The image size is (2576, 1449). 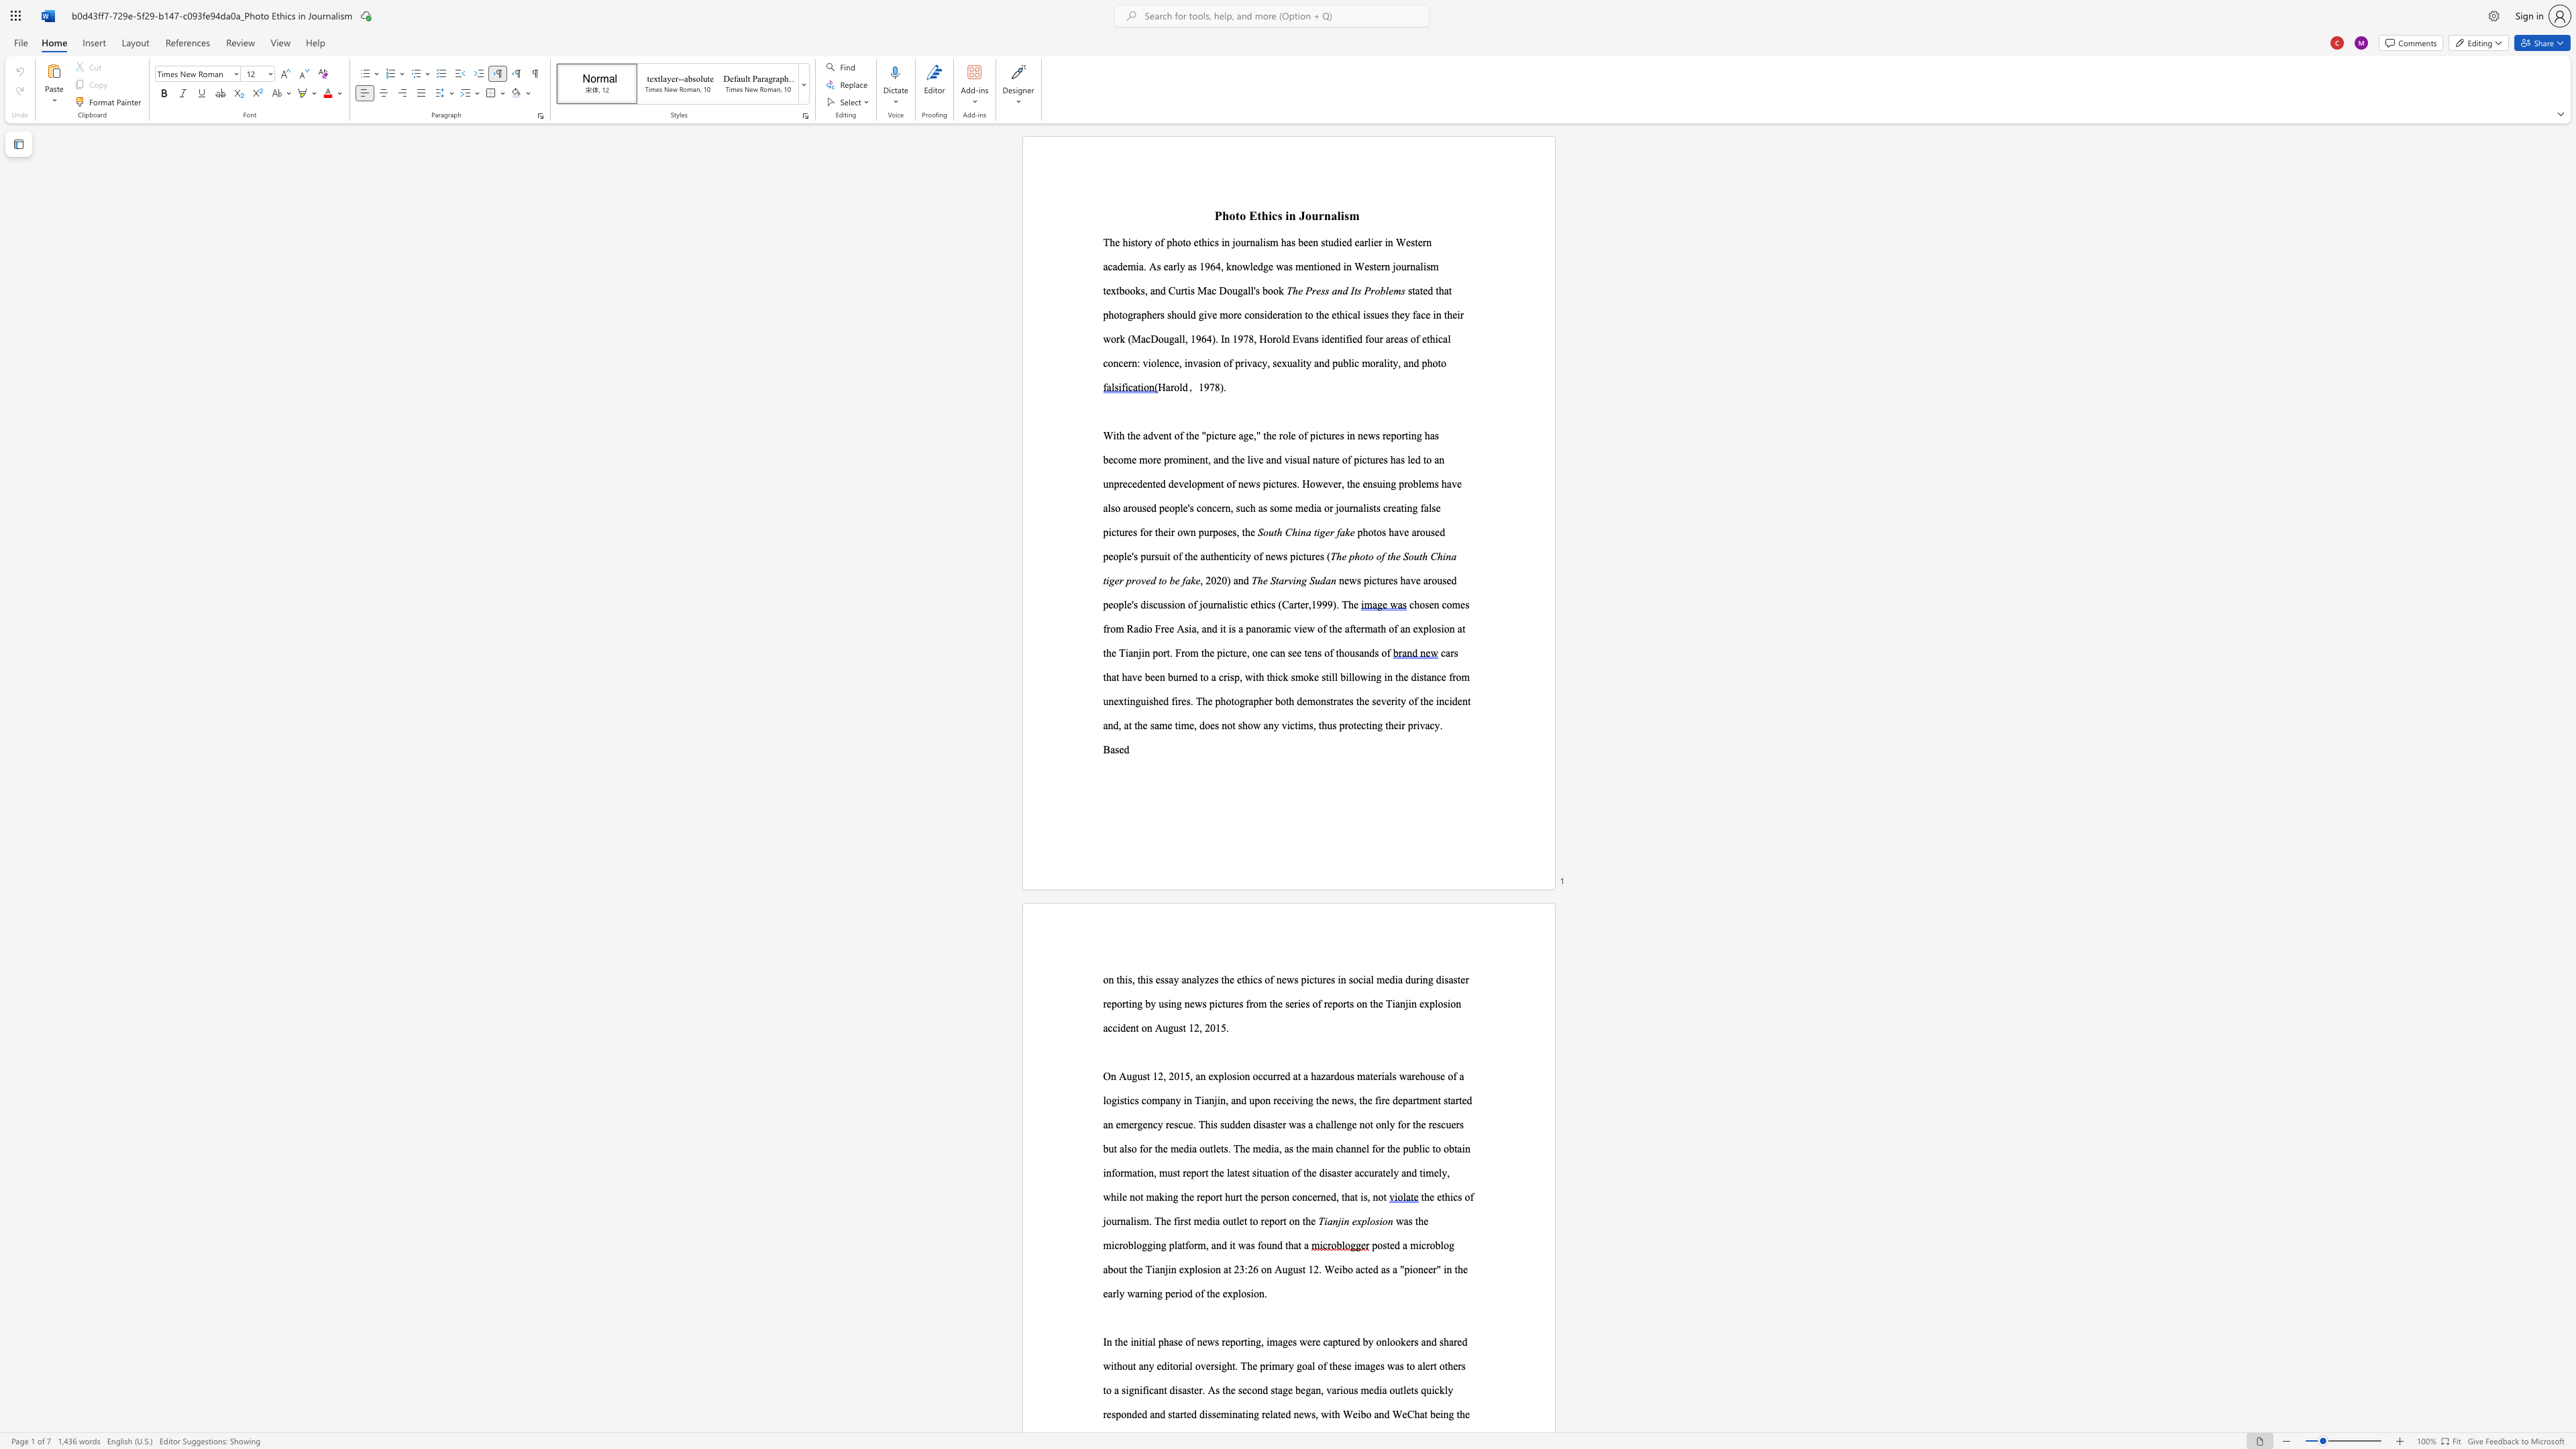 I want to click on the 1th character "m" in the text, so click(x=1224, y=1413).